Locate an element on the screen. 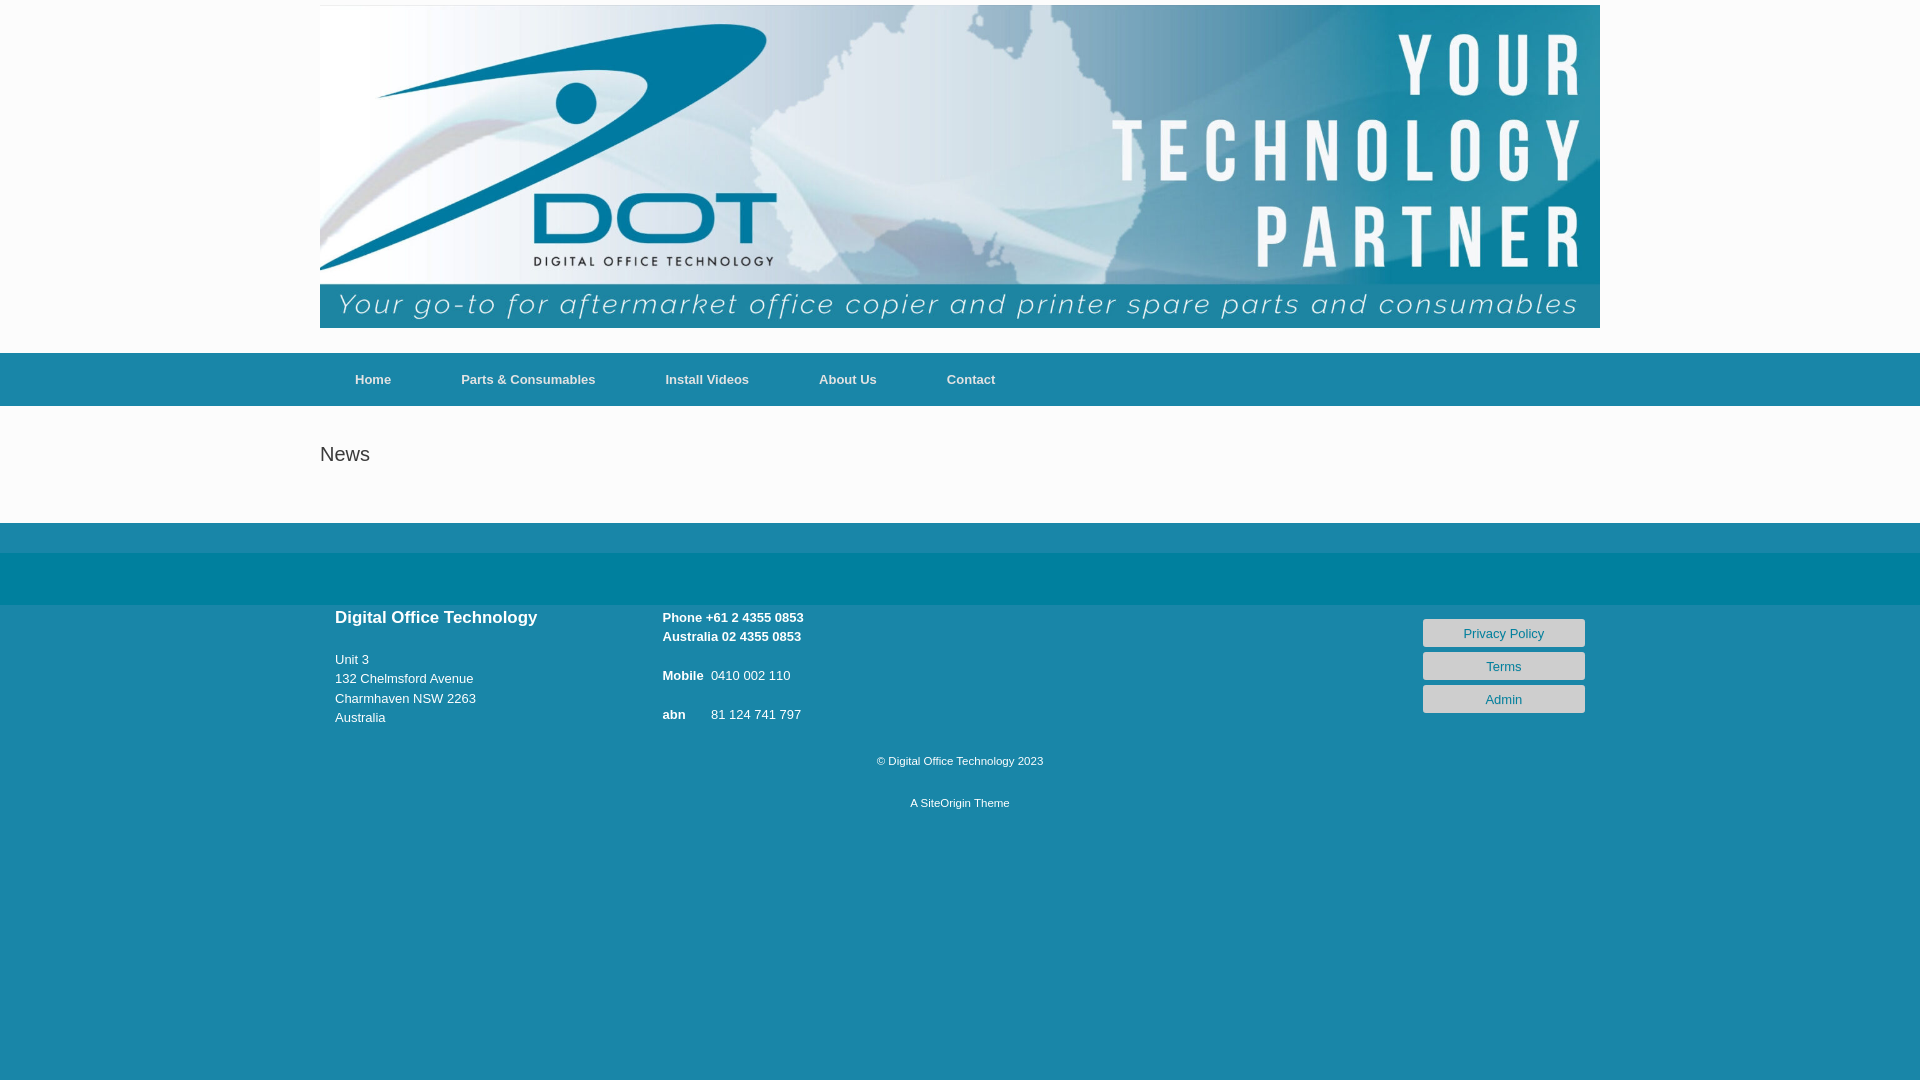  'Terms' is located at coordinates (1421, 666).